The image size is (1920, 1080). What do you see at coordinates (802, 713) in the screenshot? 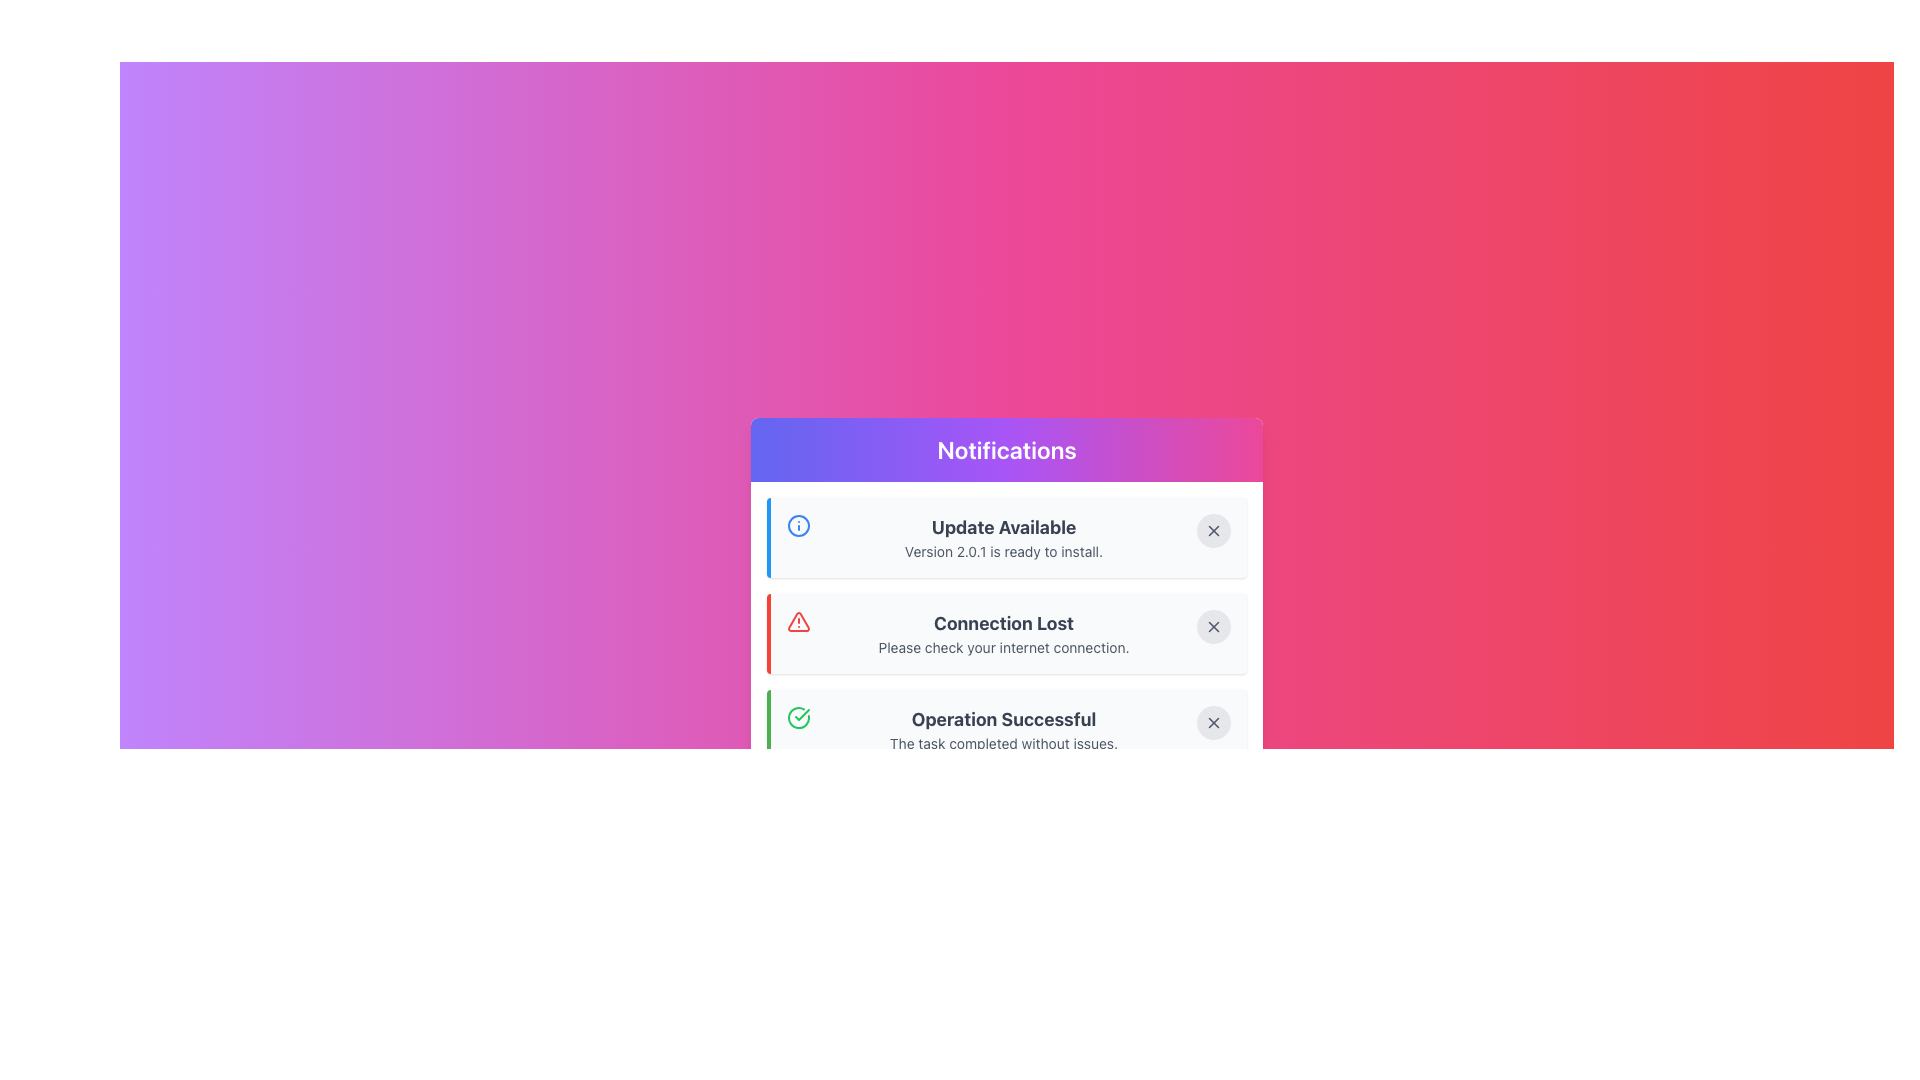
I see `the checkmark icon within the green-bordered circle located in the top-right area of the 'Operation Successful' notification module` at bounding box center [802, 713].